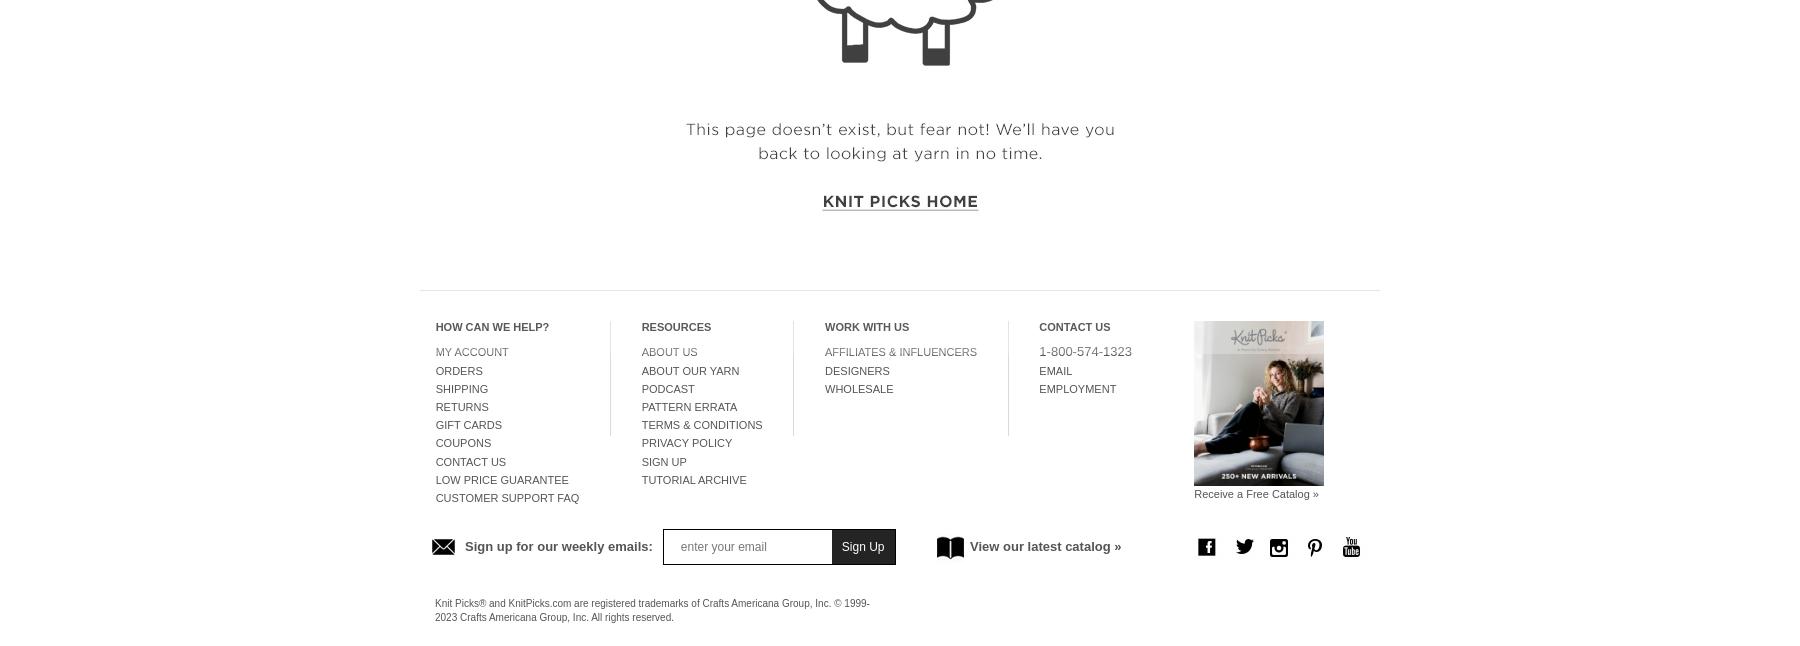 The image size is (1800, 646). Describe the element at coordinates (675, 326) in the screenshot. I see `'Resources'` at that location.